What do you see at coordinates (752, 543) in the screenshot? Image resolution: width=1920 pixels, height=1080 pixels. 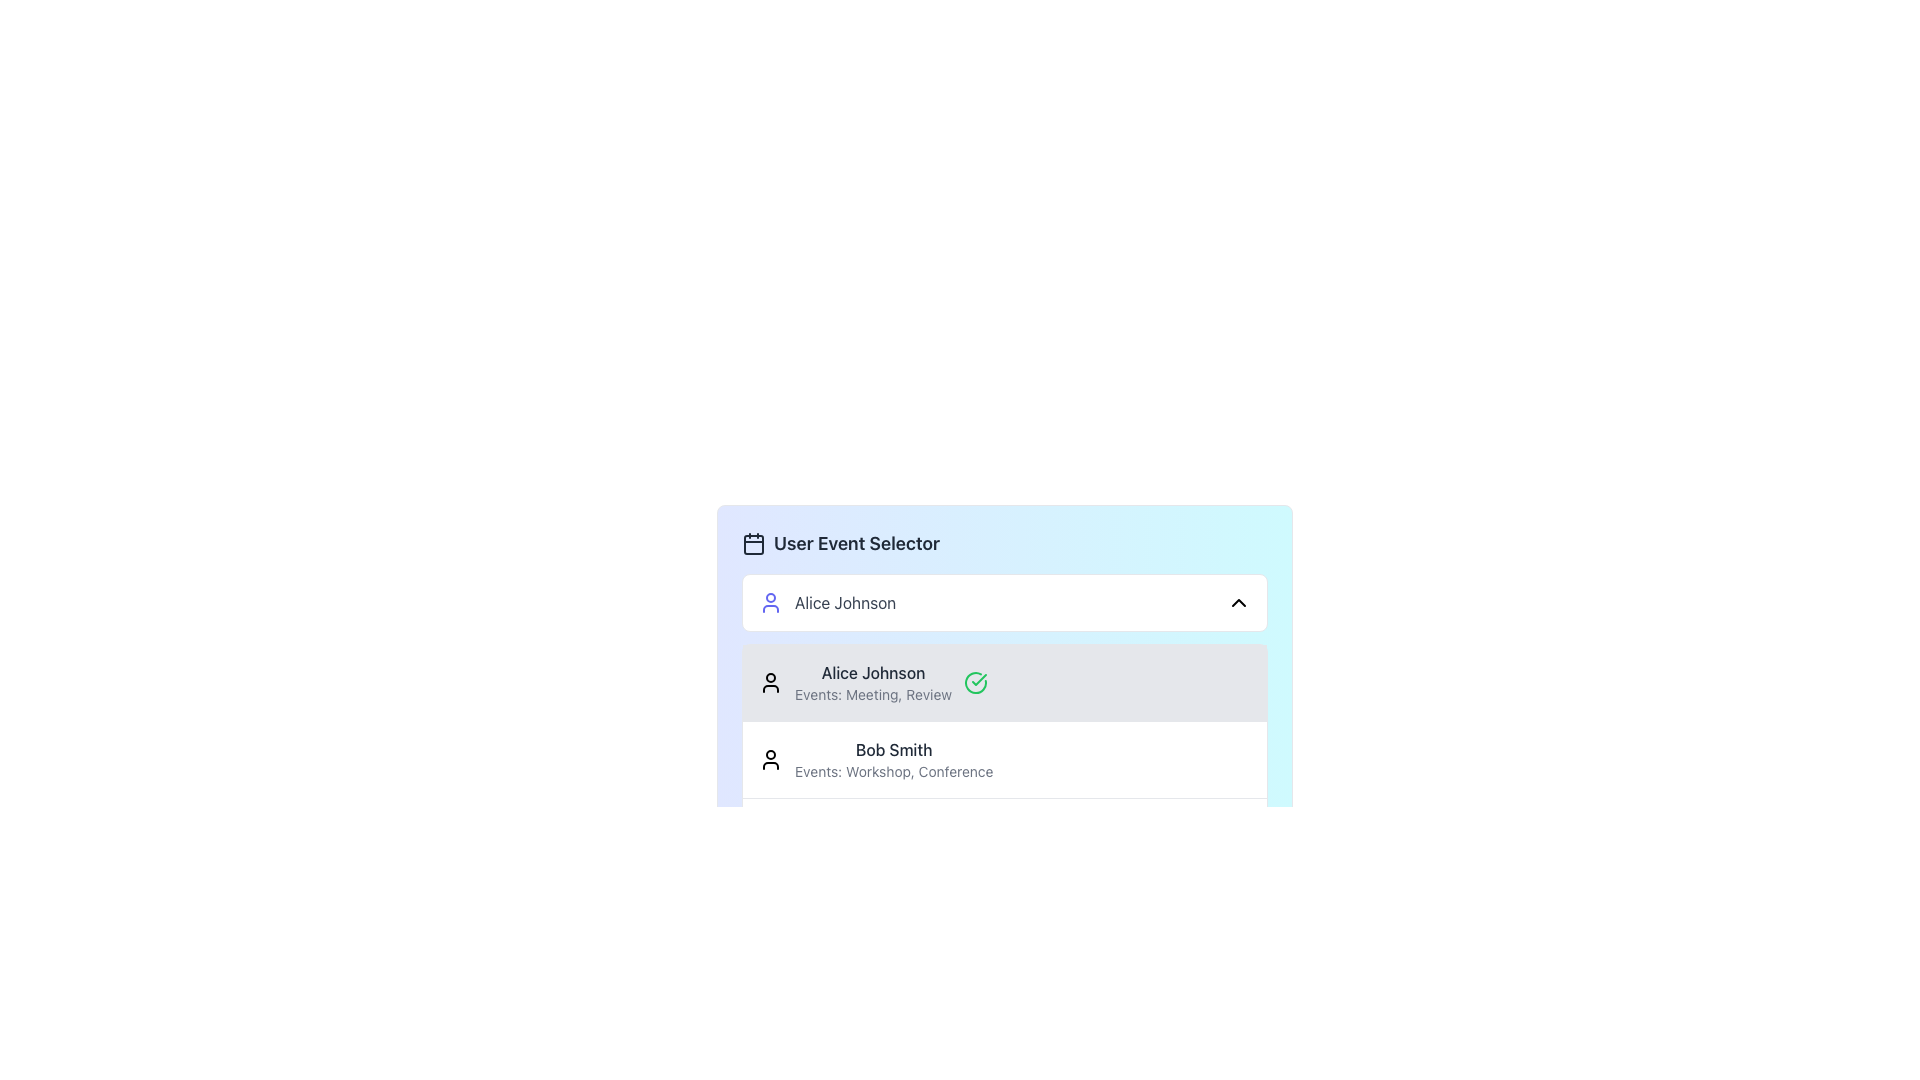 I see `the calendar icon located at the leftmost side of the 'User Event Selector' header, which precedes the bold text 'User Event Selector'` at bounding box center [752, 543].